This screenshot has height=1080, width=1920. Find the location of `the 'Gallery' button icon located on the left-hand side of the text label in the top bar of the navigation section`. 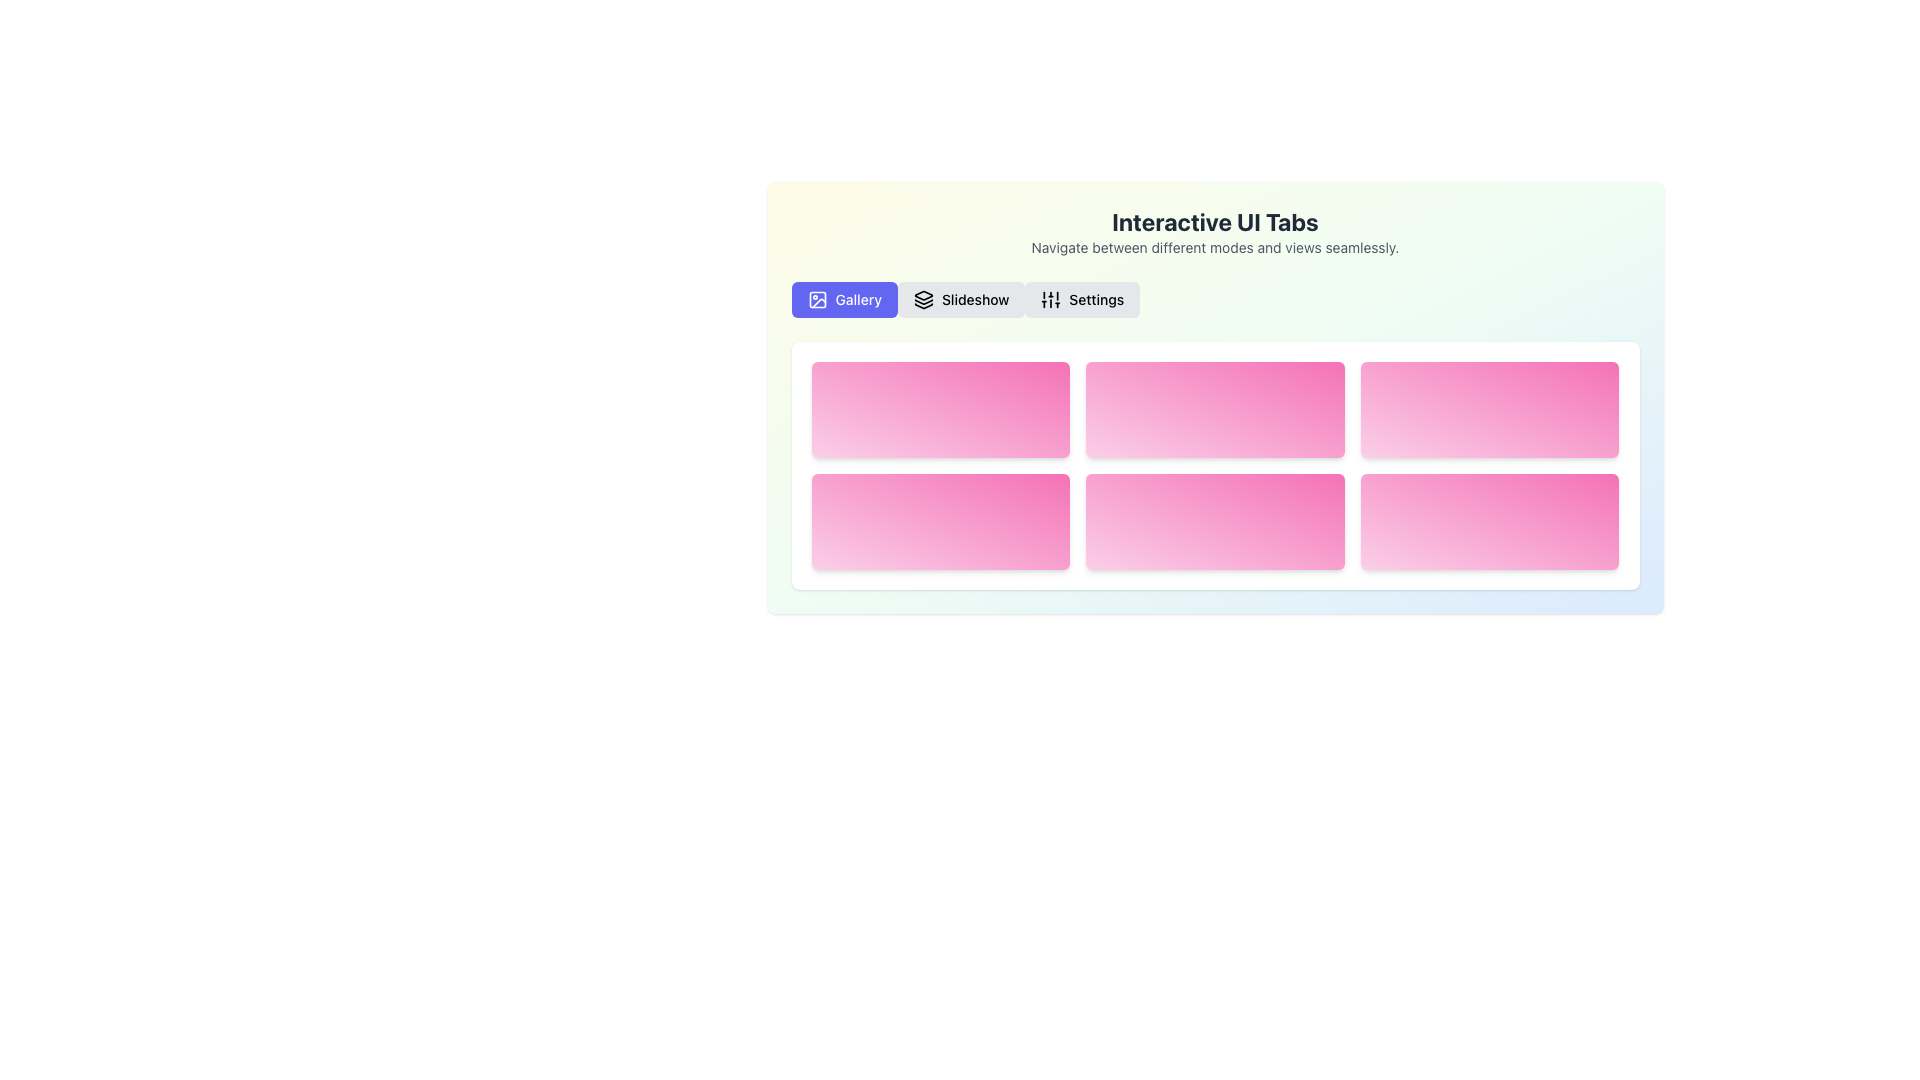

the 'Gallery' button icon located on the left-hand side of the text label in the top bar of the navigation section is located at coordinates (817, 300).